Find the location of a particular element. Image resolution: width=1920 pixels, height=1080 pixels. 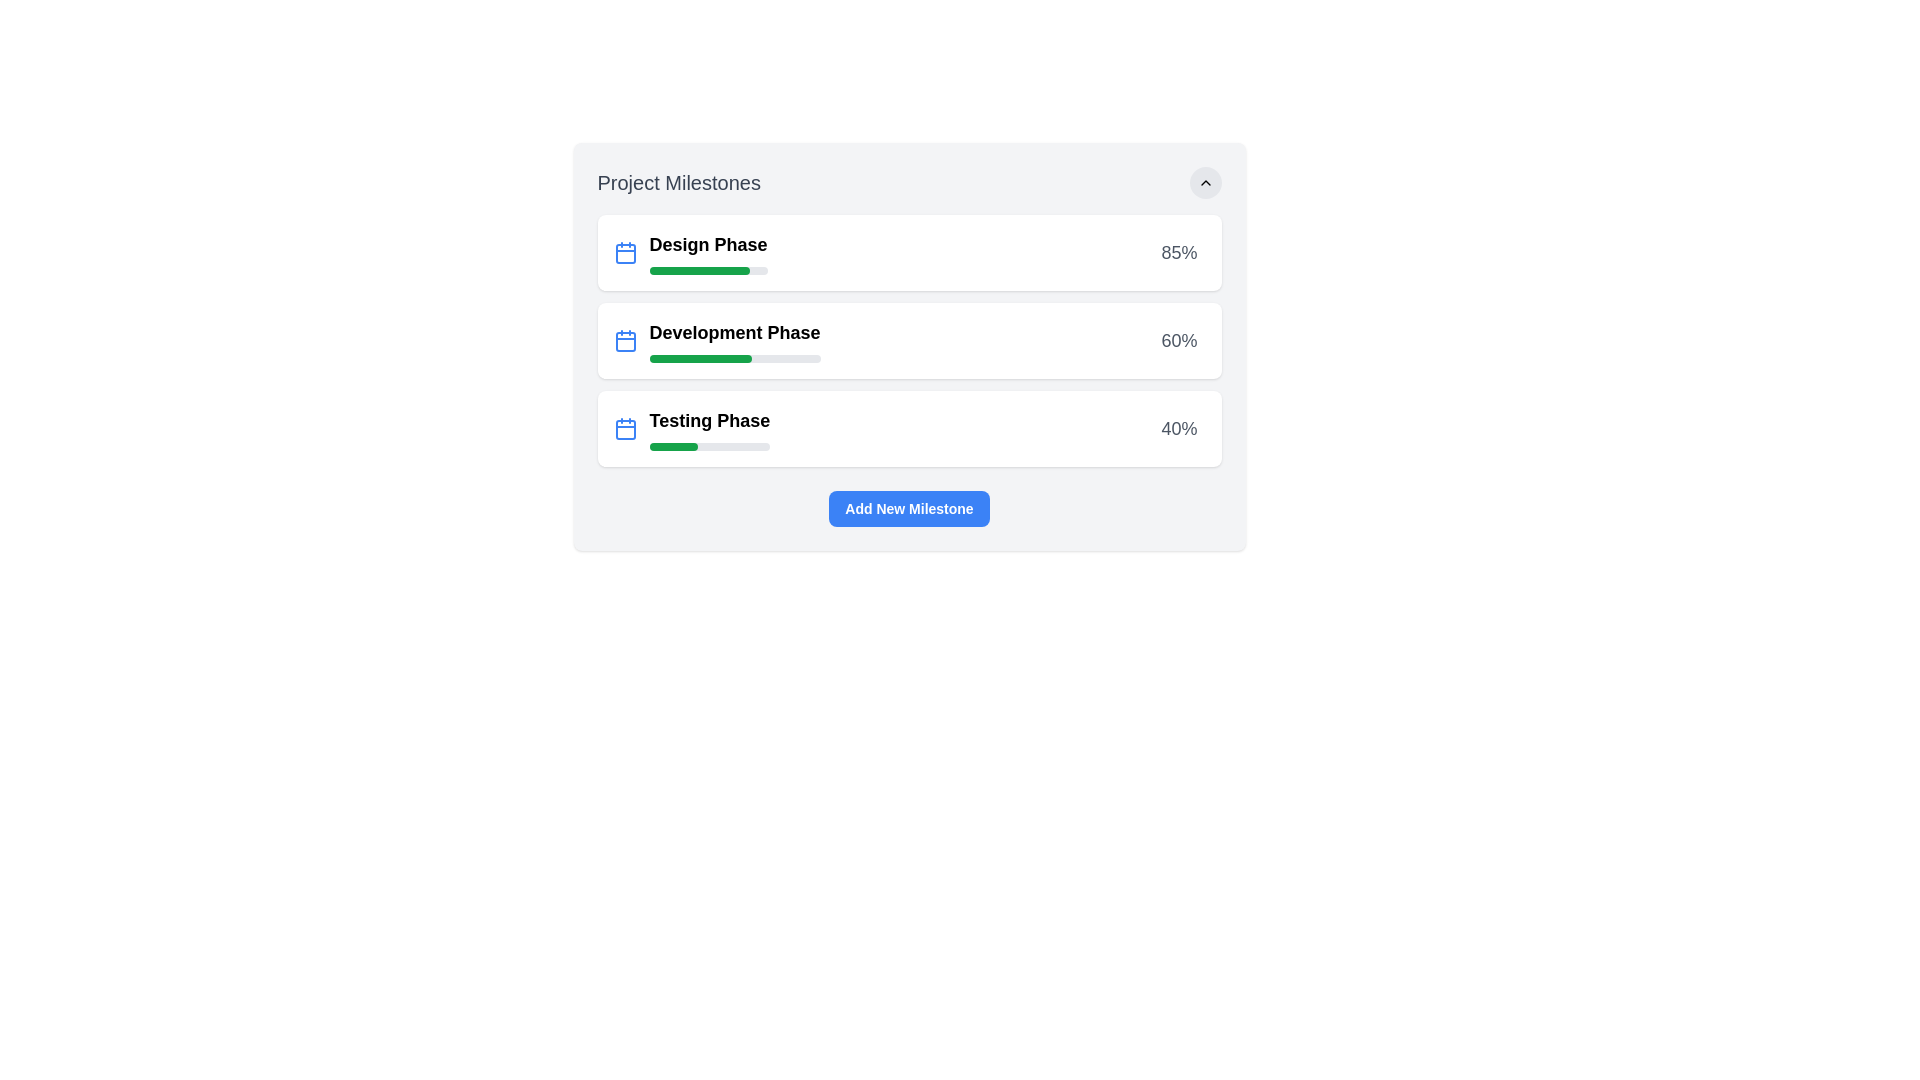

the Text label that displays the progress percentage for the 'Testing Phase', located at the upper-right corner of the progress bar card is located at coordinates (1179, 427).